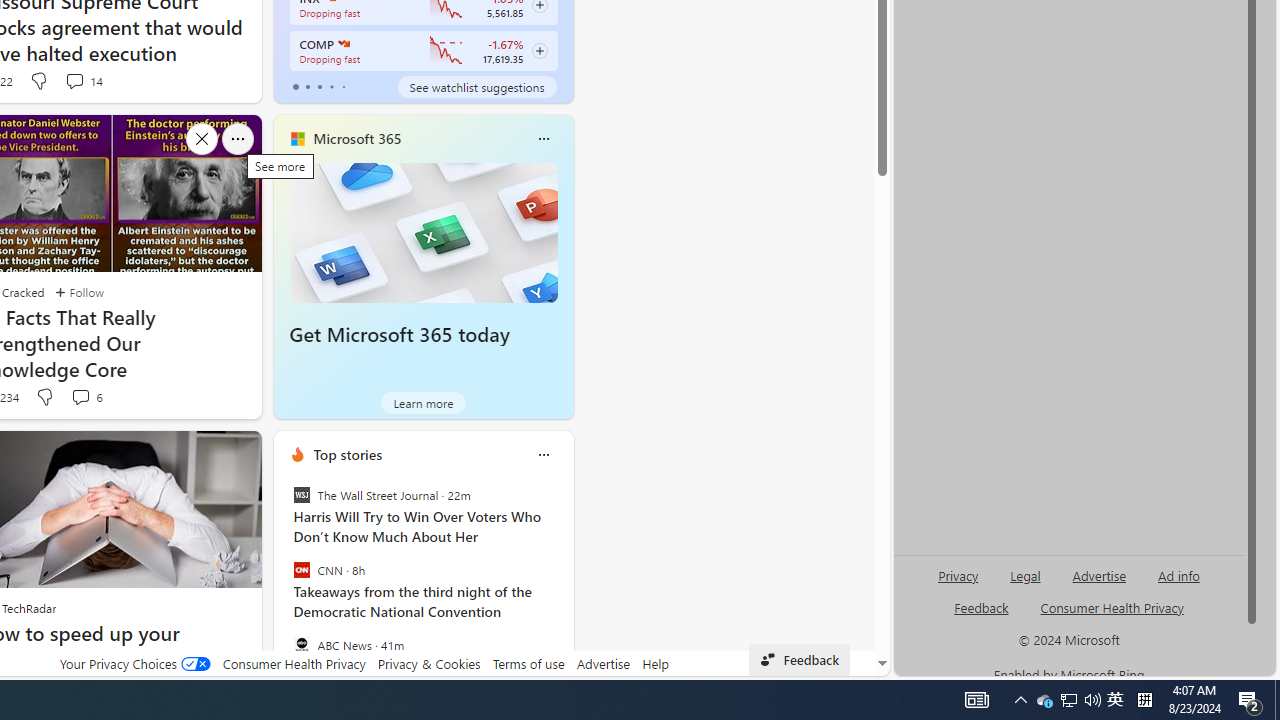  What do you see at coordinates (82, 80) in the screenshot?
I see `'View comments 14 Comment'` at bounding box center [82, 80].